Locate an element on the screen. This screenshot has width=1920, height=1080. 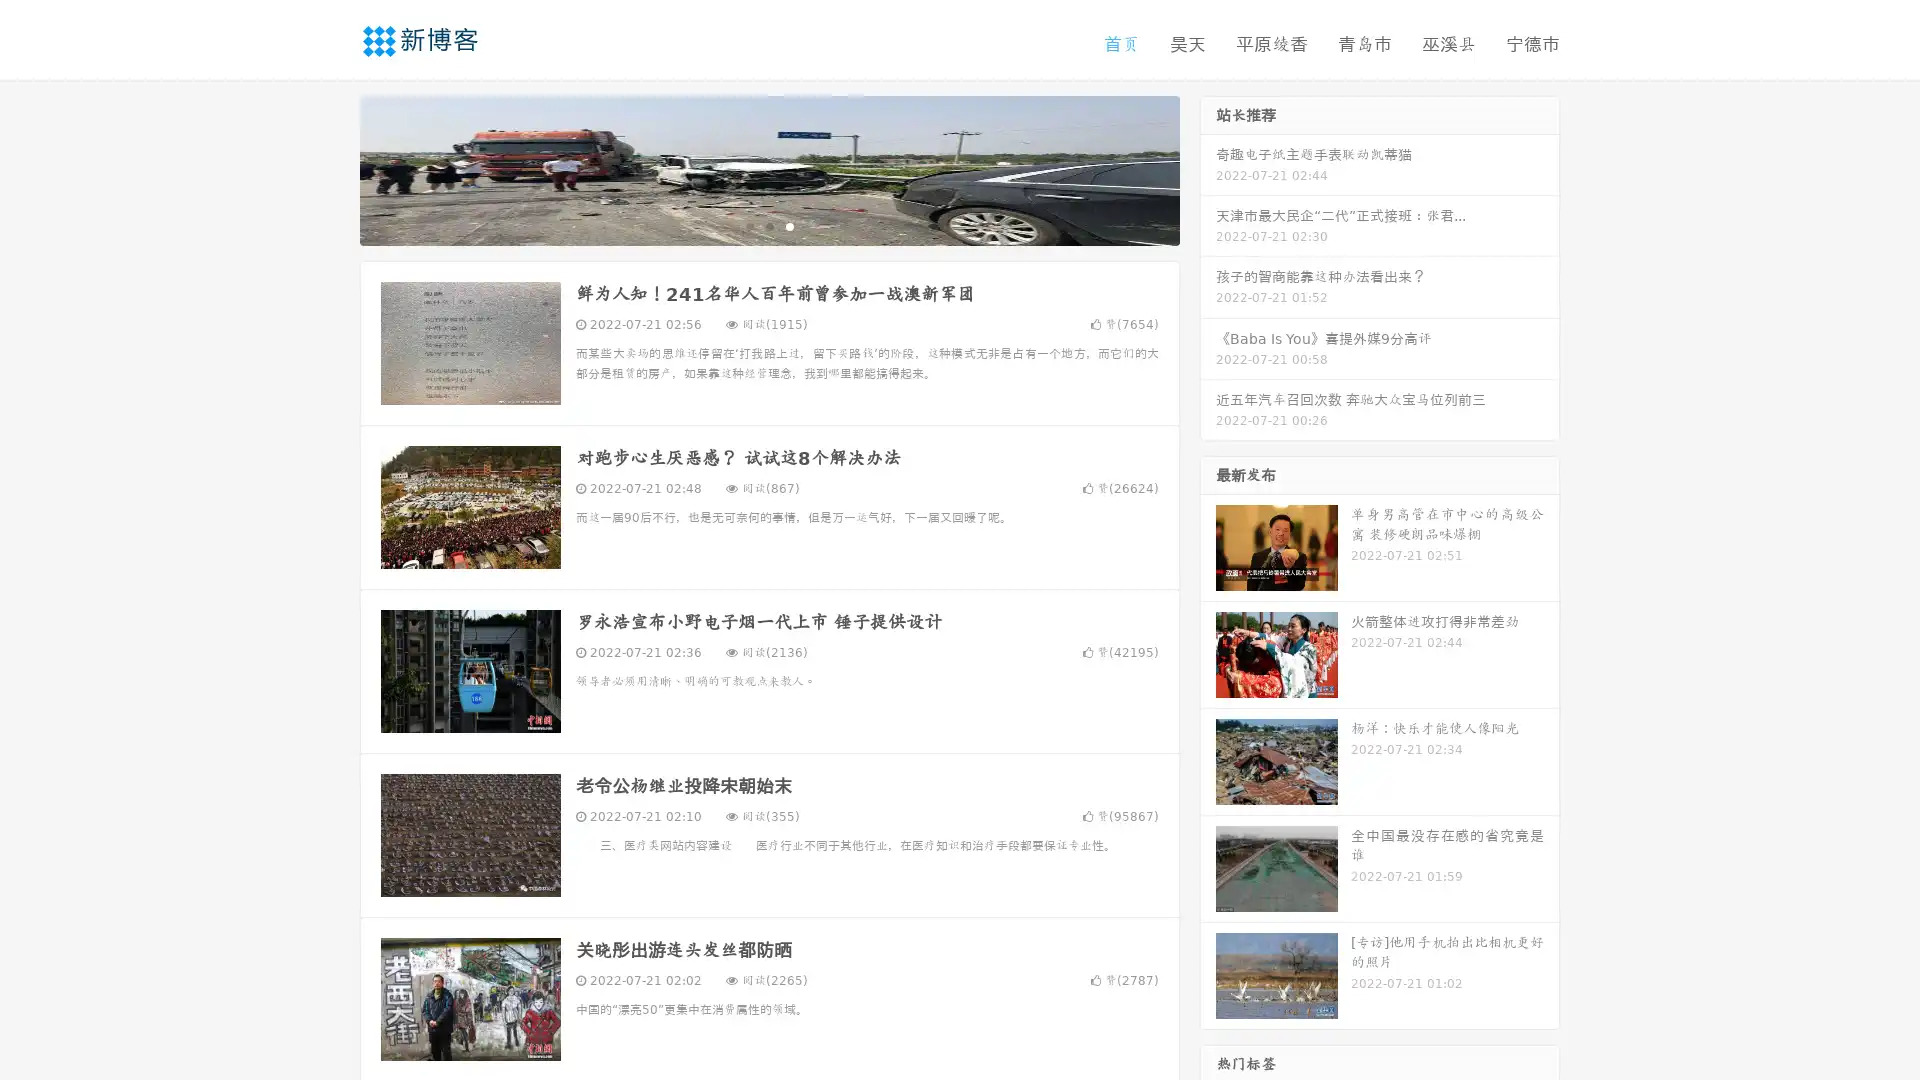
Next slide is located at coordinates (1208, 168).